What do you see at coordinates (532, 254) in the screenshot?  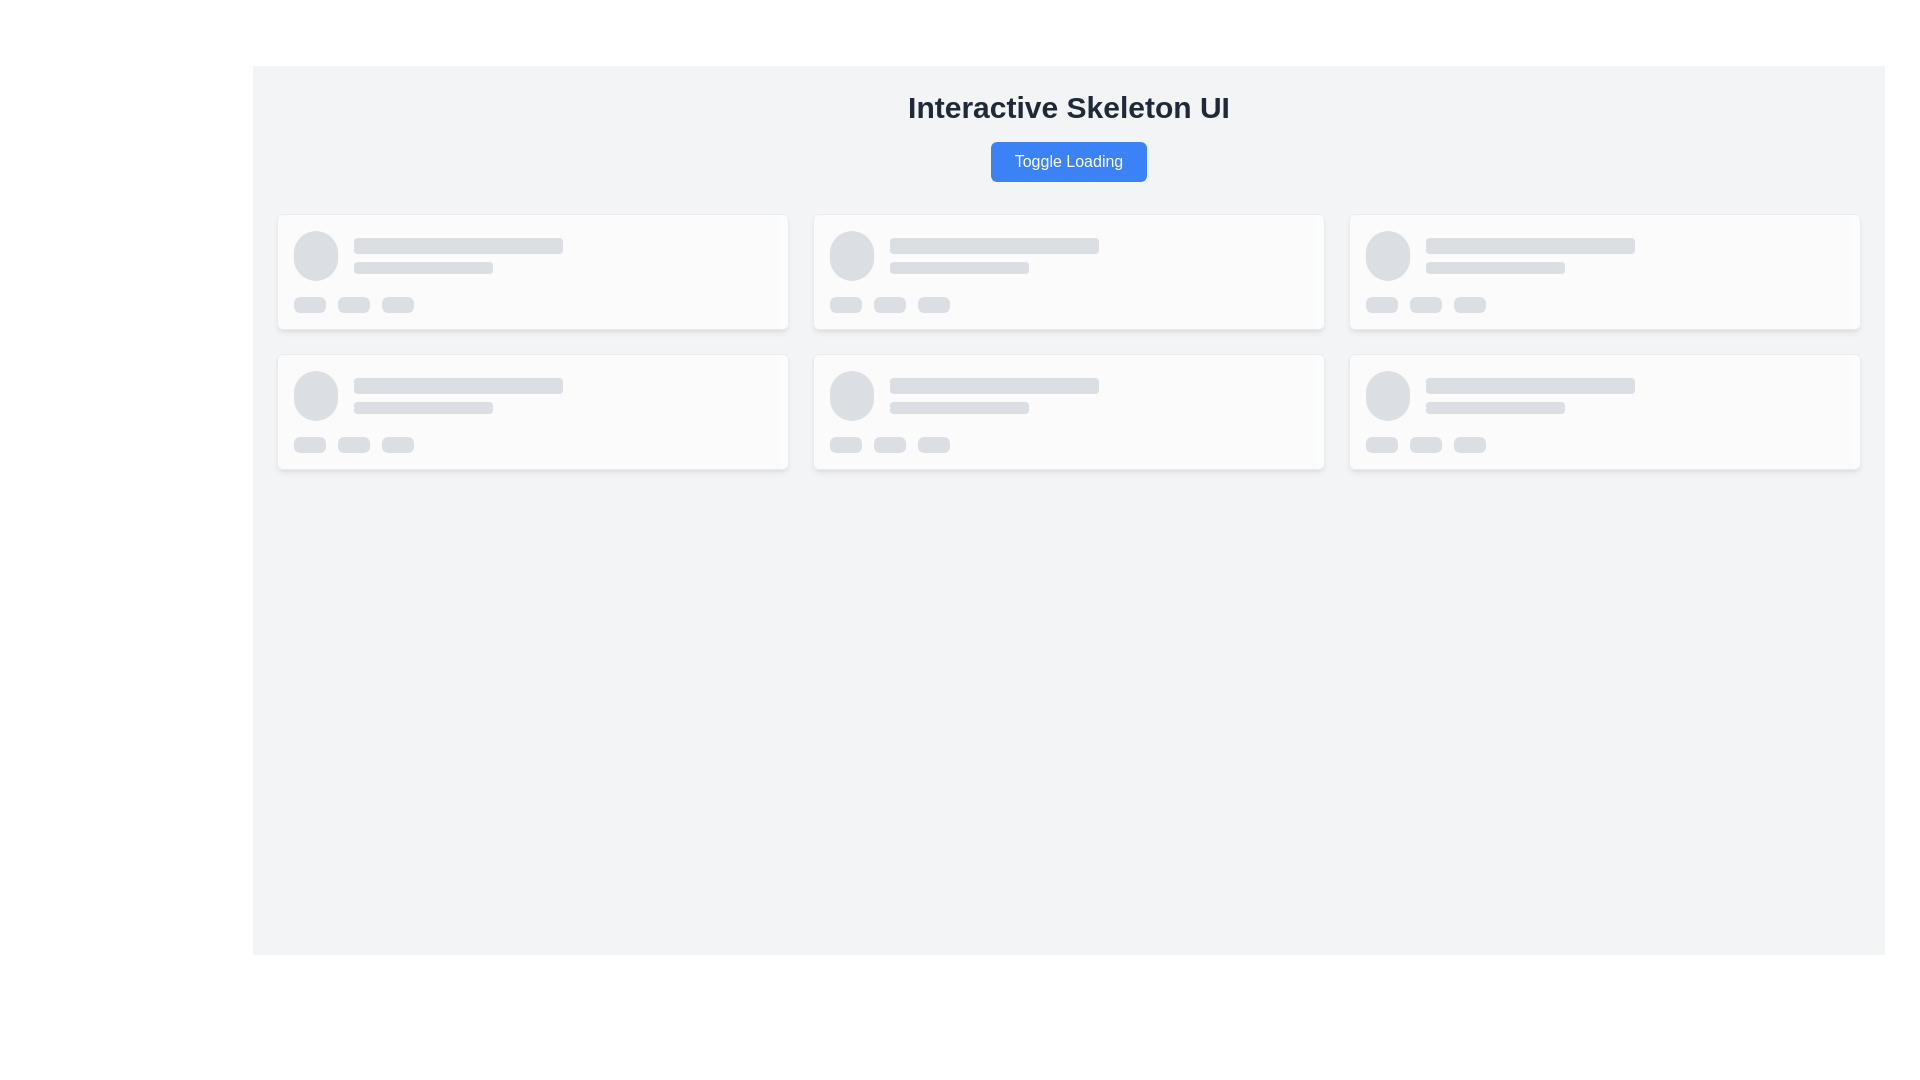 I see `the layout placeholder at the topmost component of the first card in a 2x3 grid layout, featuring a large rounded gray circle and two light gray rectangular blocks` at bounding box center [532, 254].